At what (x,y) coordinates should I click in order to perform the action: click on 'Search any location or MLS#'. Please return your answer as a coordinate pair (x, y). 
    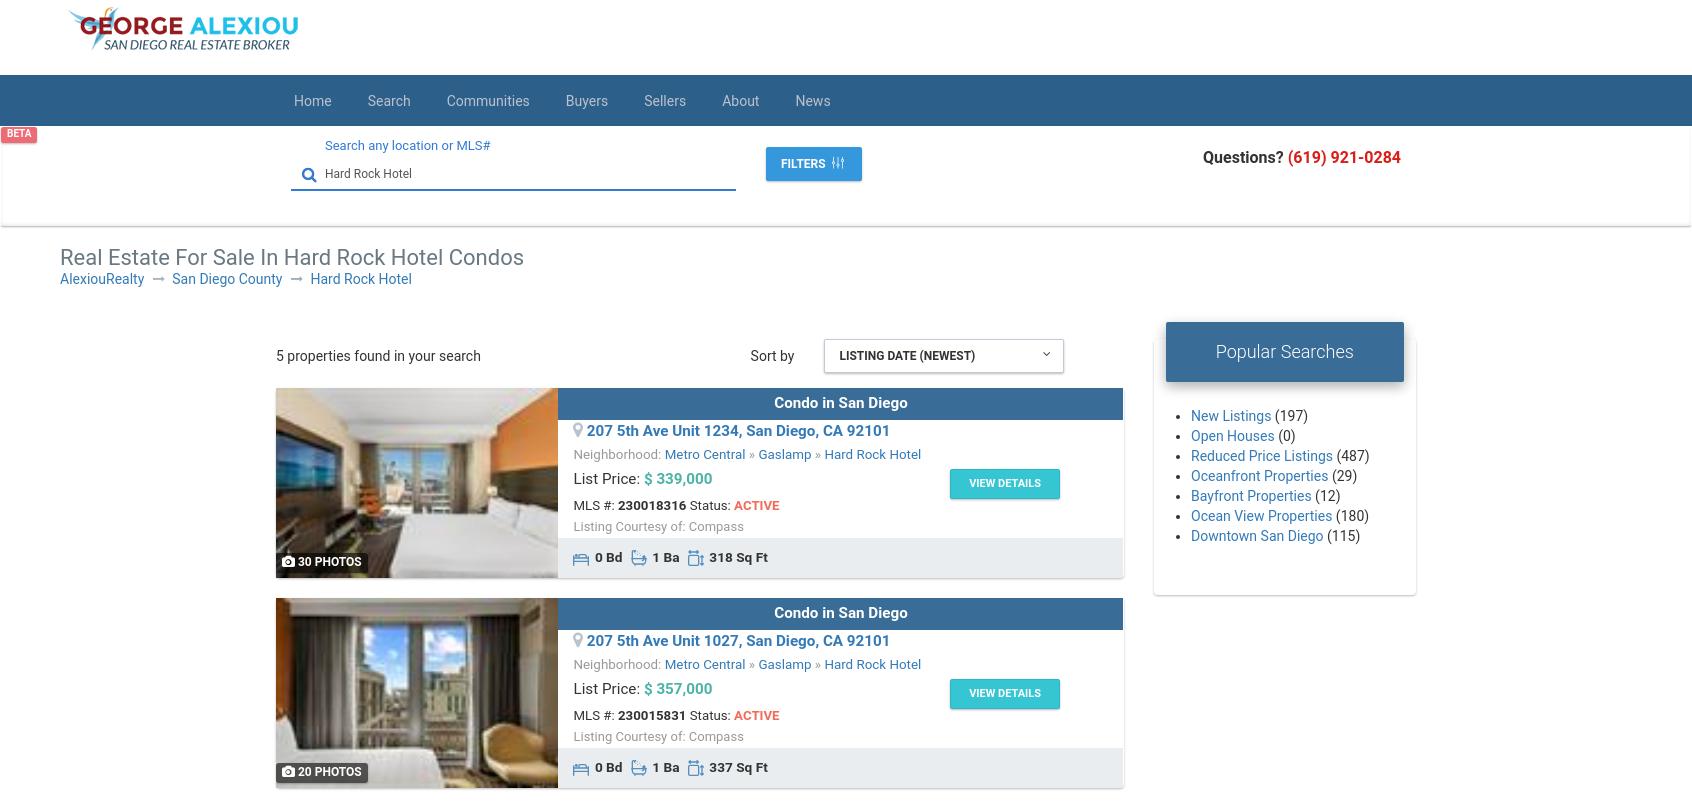
    Looking at the image, I should click on (324, 145).